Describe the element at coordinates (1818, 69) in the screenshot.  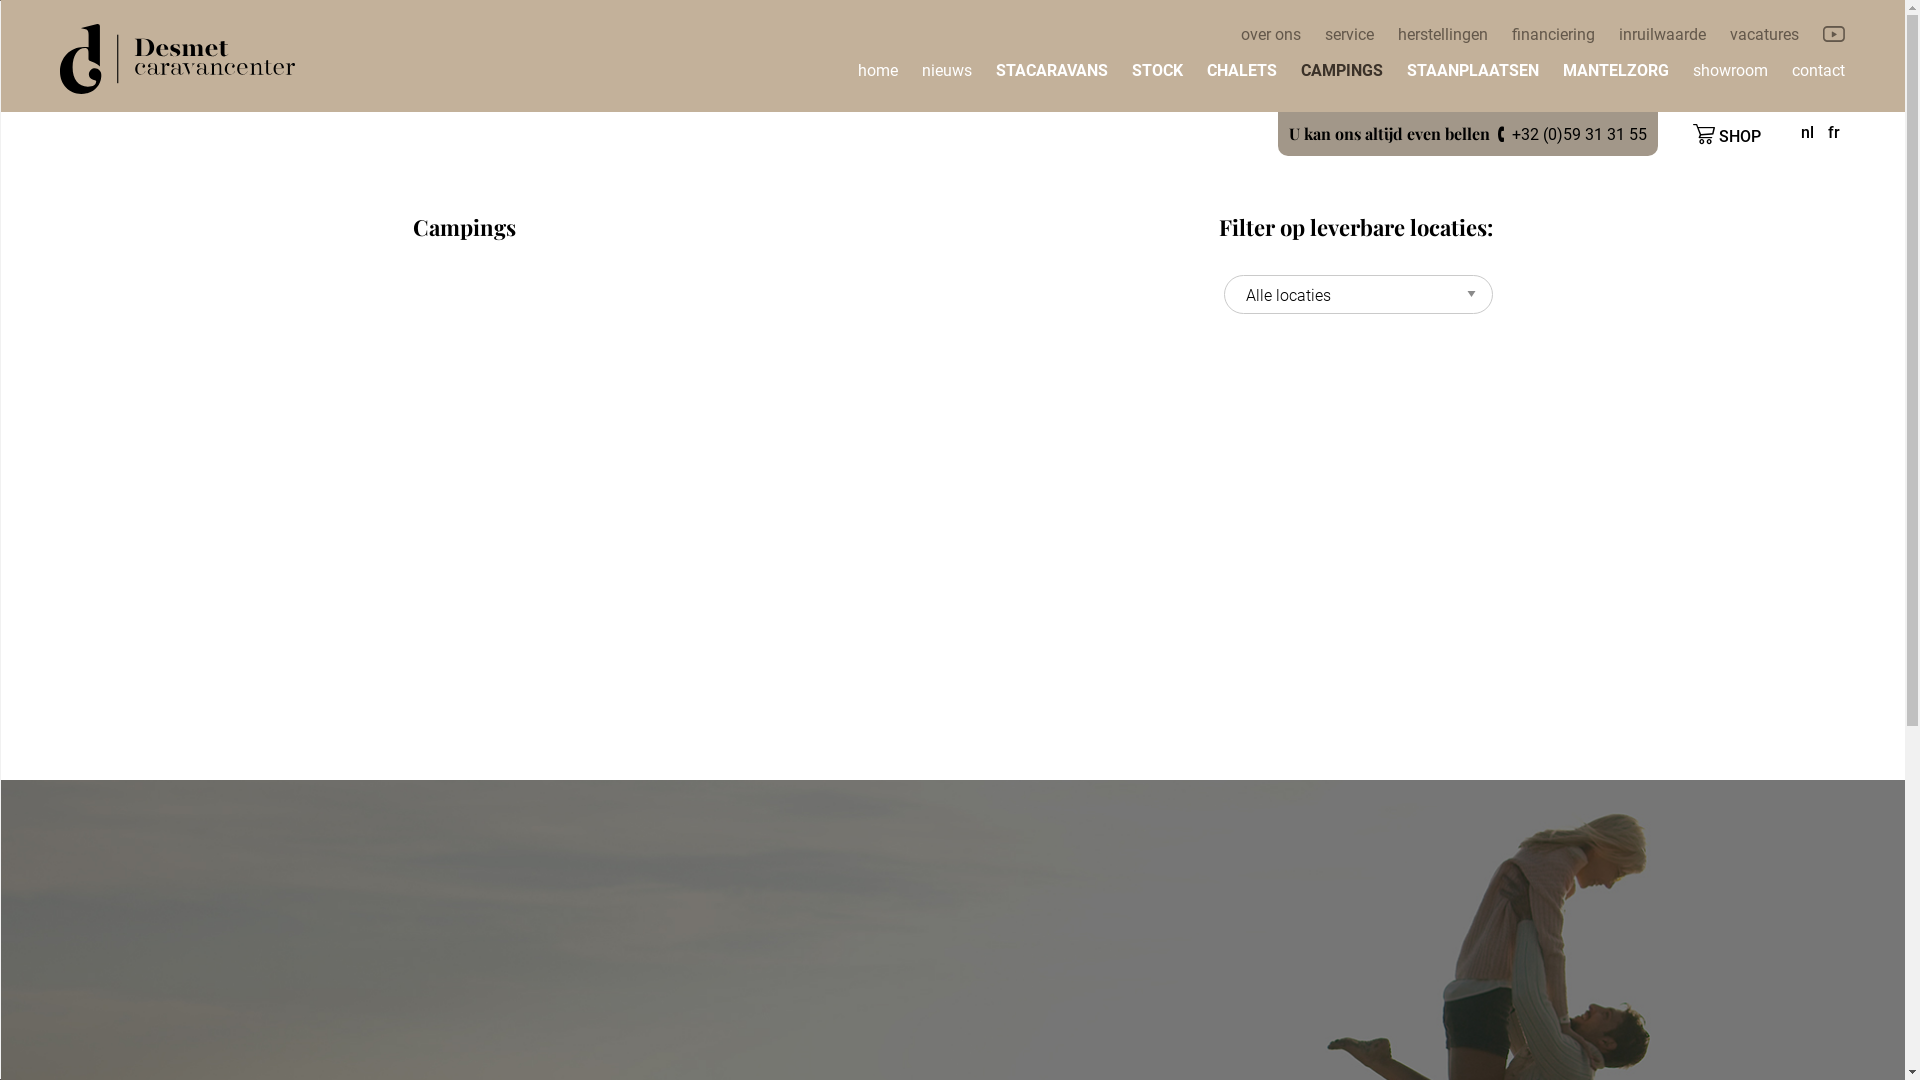
I see `'contact'` at that location.